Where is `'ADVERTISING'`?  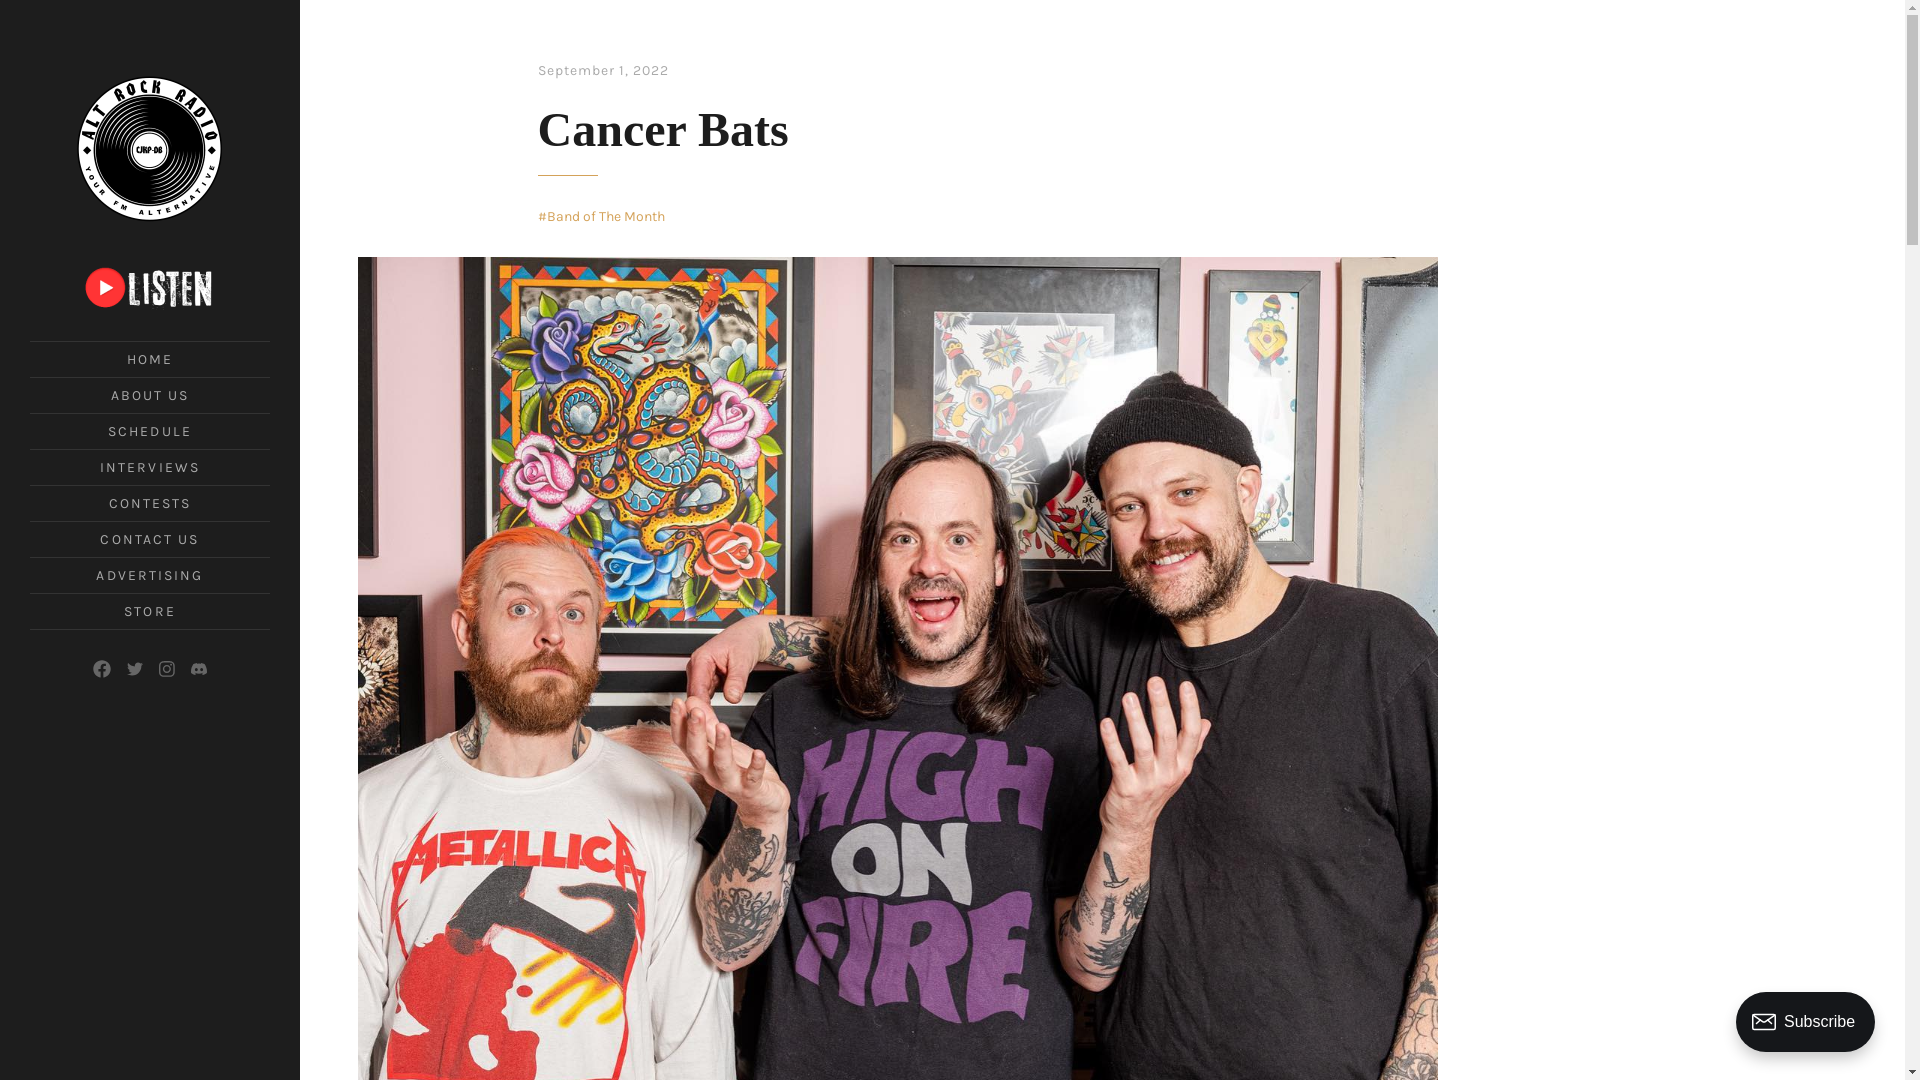
'ADVERTISING' is located at coordinates (148, 575).